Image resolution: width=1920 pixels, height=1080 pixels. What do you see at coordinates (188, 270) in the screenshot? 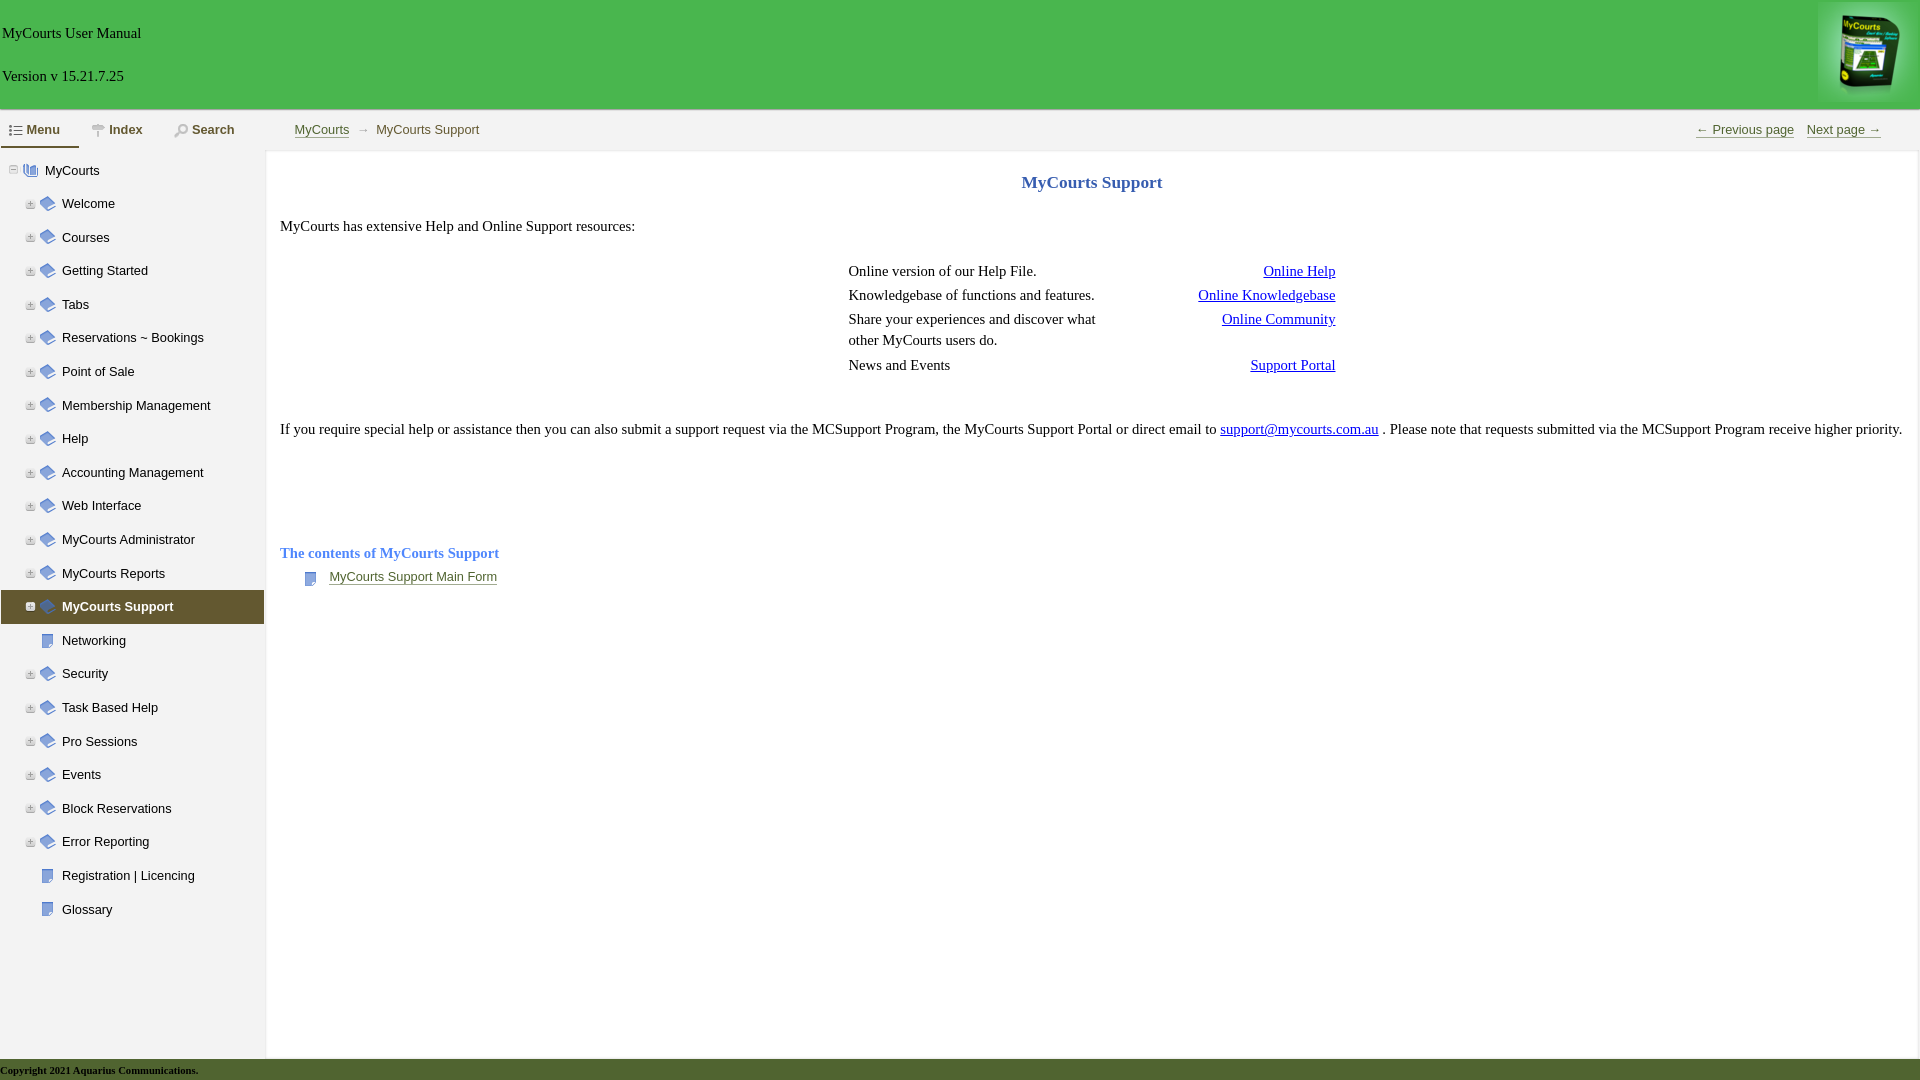
I see `'Getting Started'` at bounding box center [188, 270].